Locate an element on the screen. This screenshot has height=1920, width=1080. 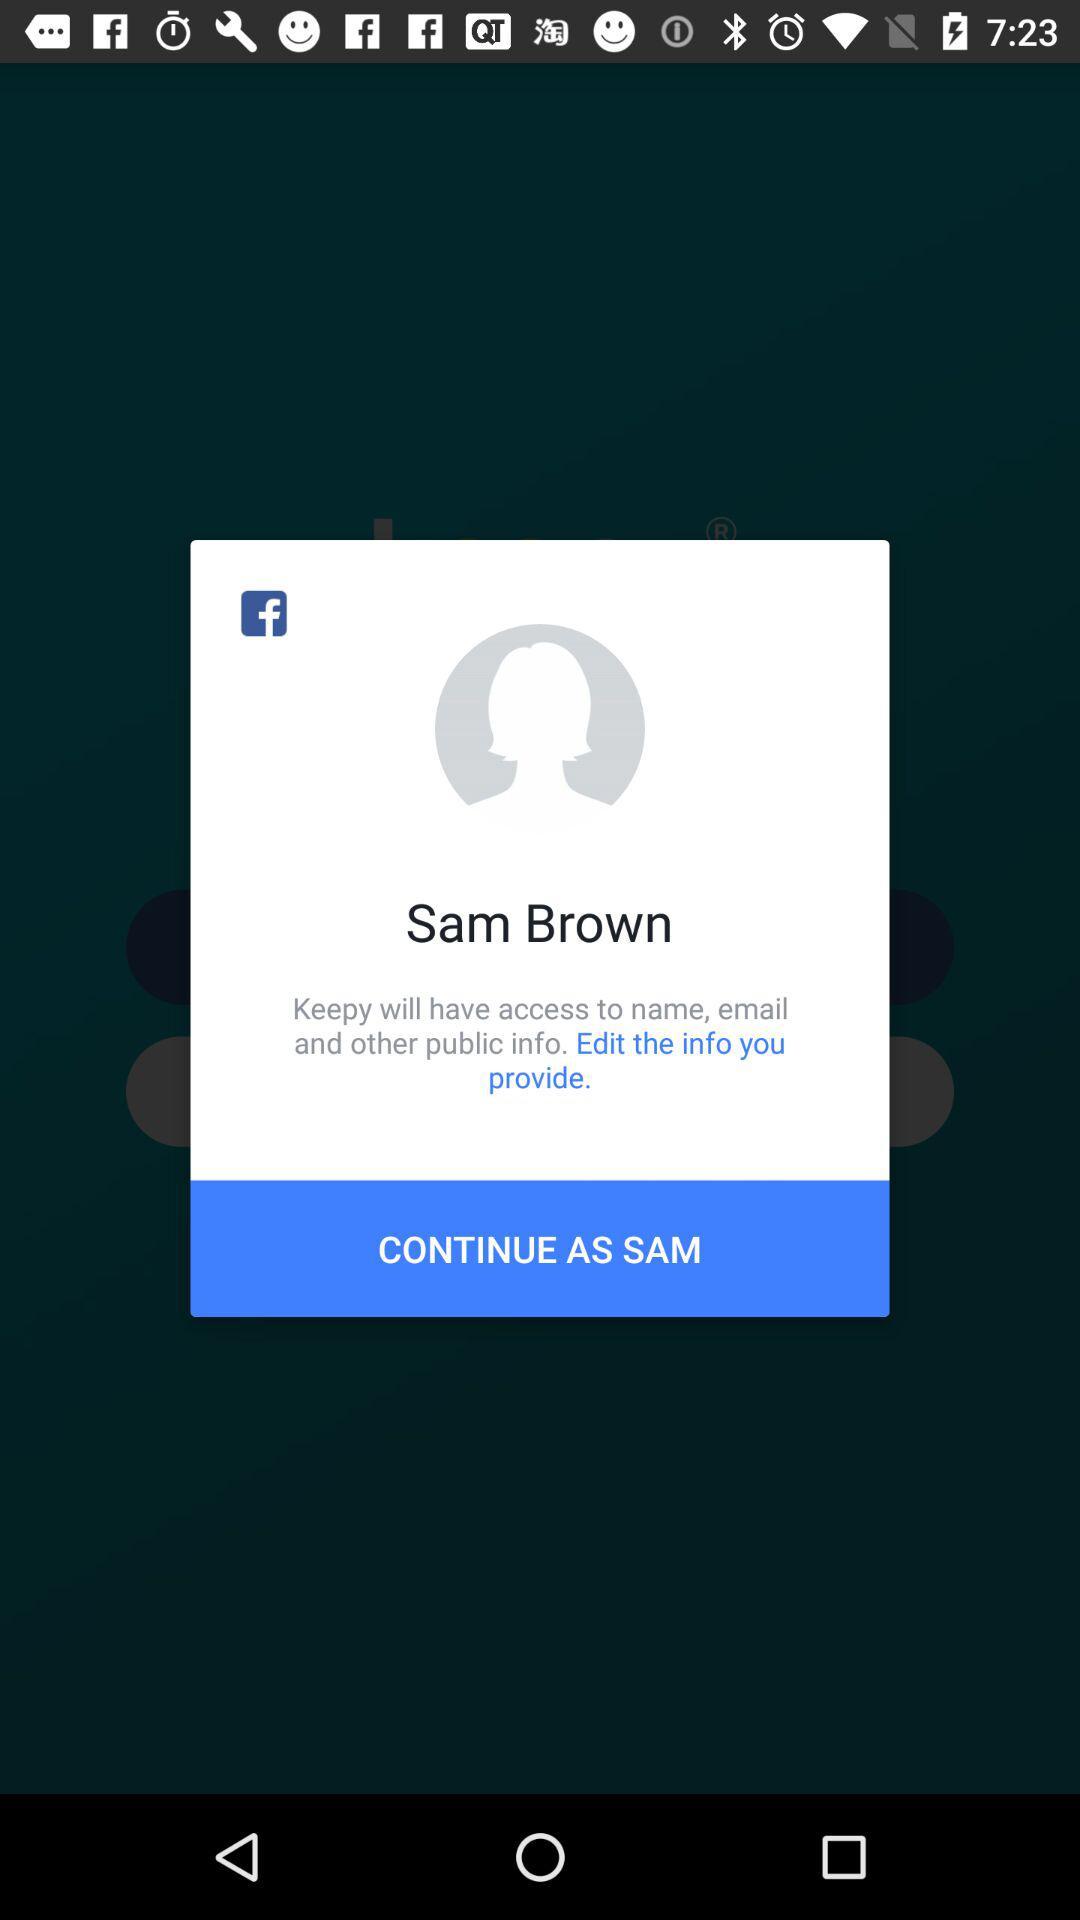
the continue as sam icon is located at coordinates (540, 1247).